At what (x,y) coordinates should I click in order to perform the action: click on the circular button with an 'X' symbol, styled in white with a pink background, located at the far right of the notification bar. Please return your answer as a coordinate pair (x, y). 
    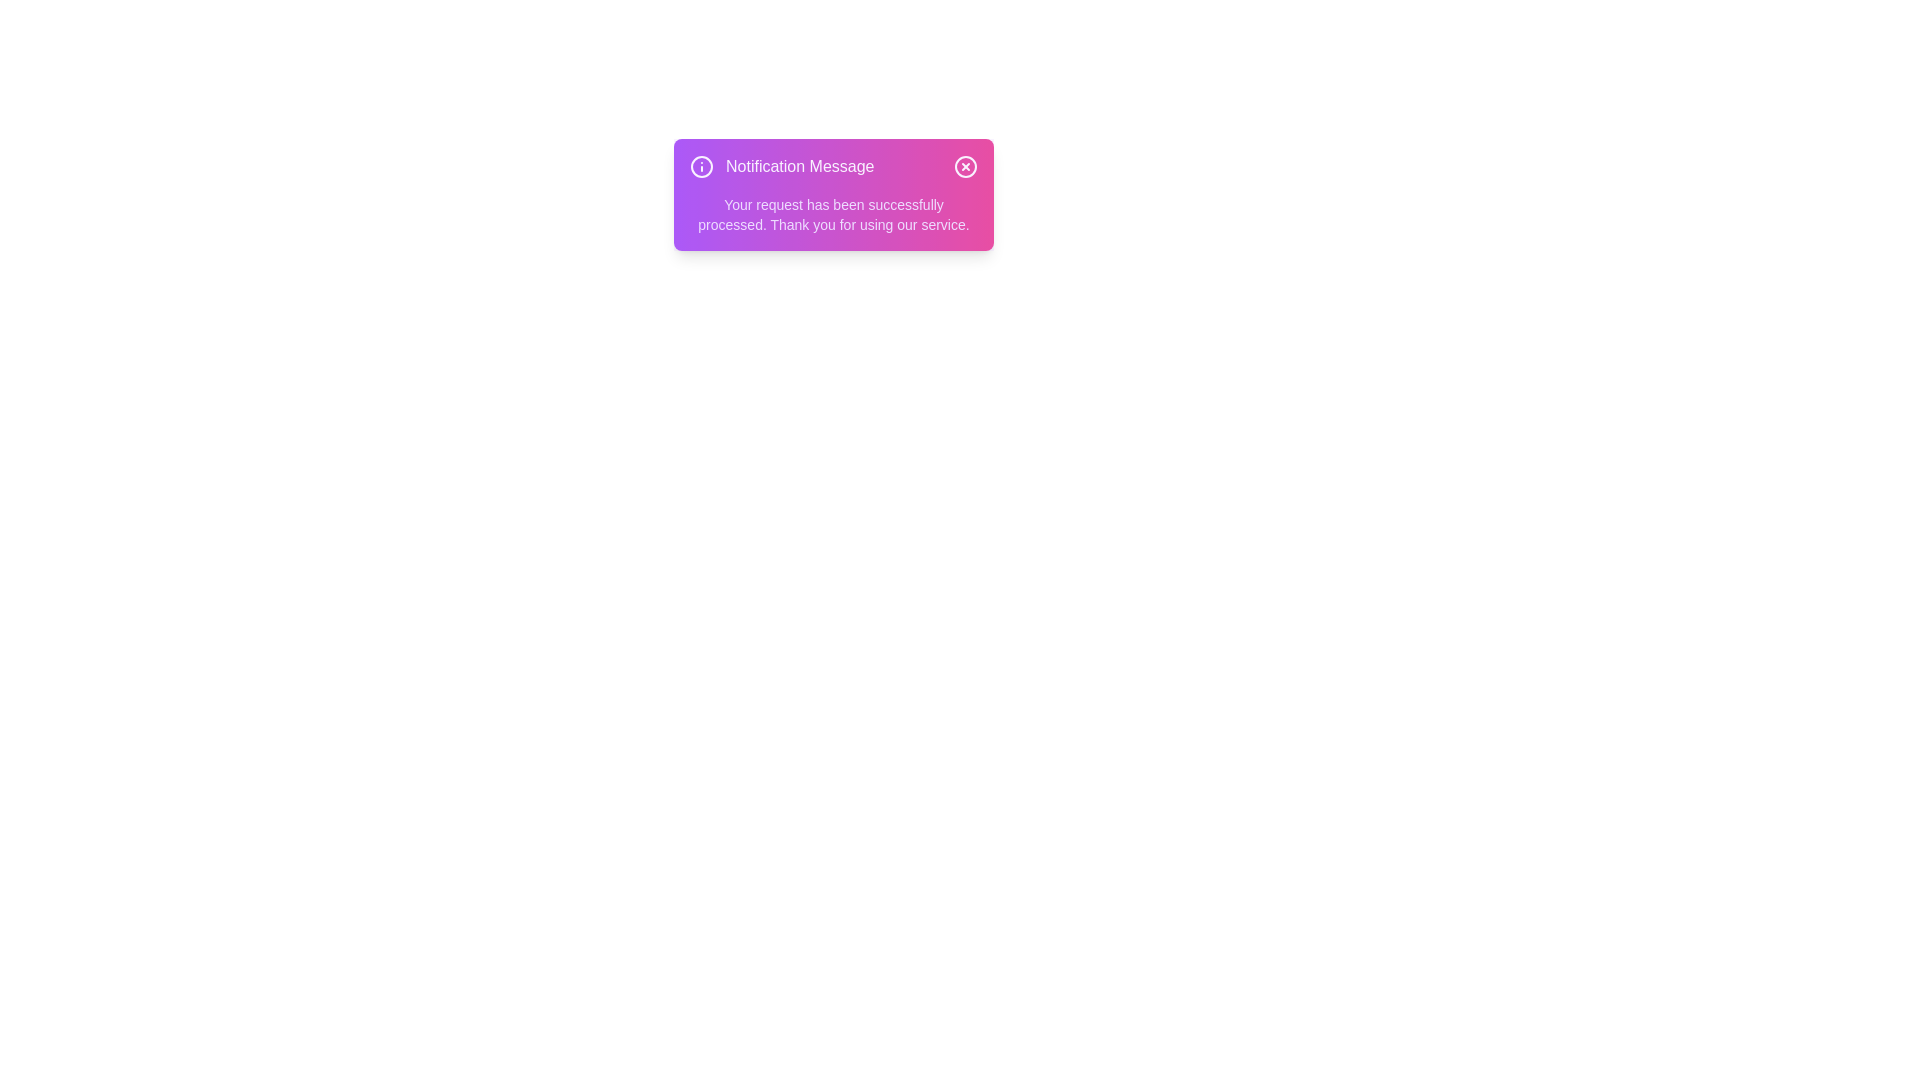
    Looking at the image, I should click on (965, 165).